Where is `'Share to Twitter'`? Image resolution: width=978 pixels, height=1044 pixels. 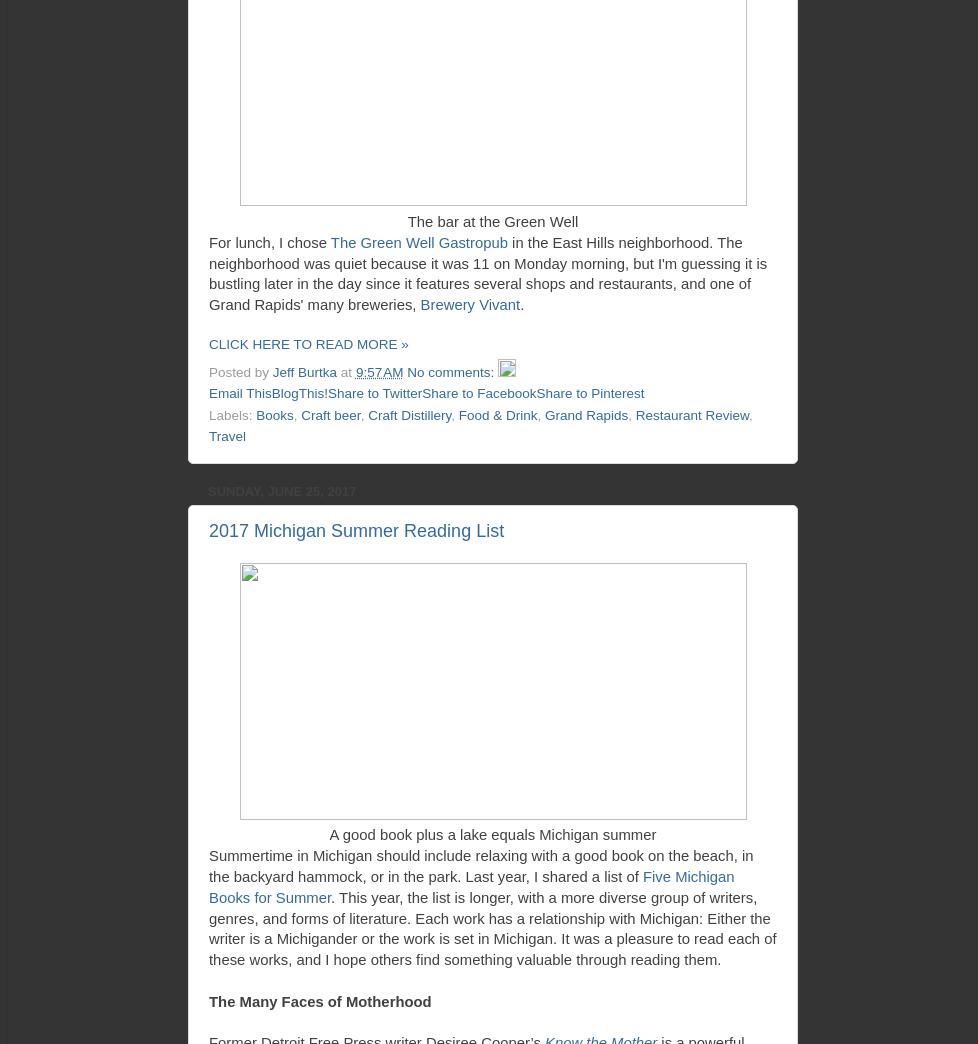
'Share to Twitter' is located at coordinates (373, 392).